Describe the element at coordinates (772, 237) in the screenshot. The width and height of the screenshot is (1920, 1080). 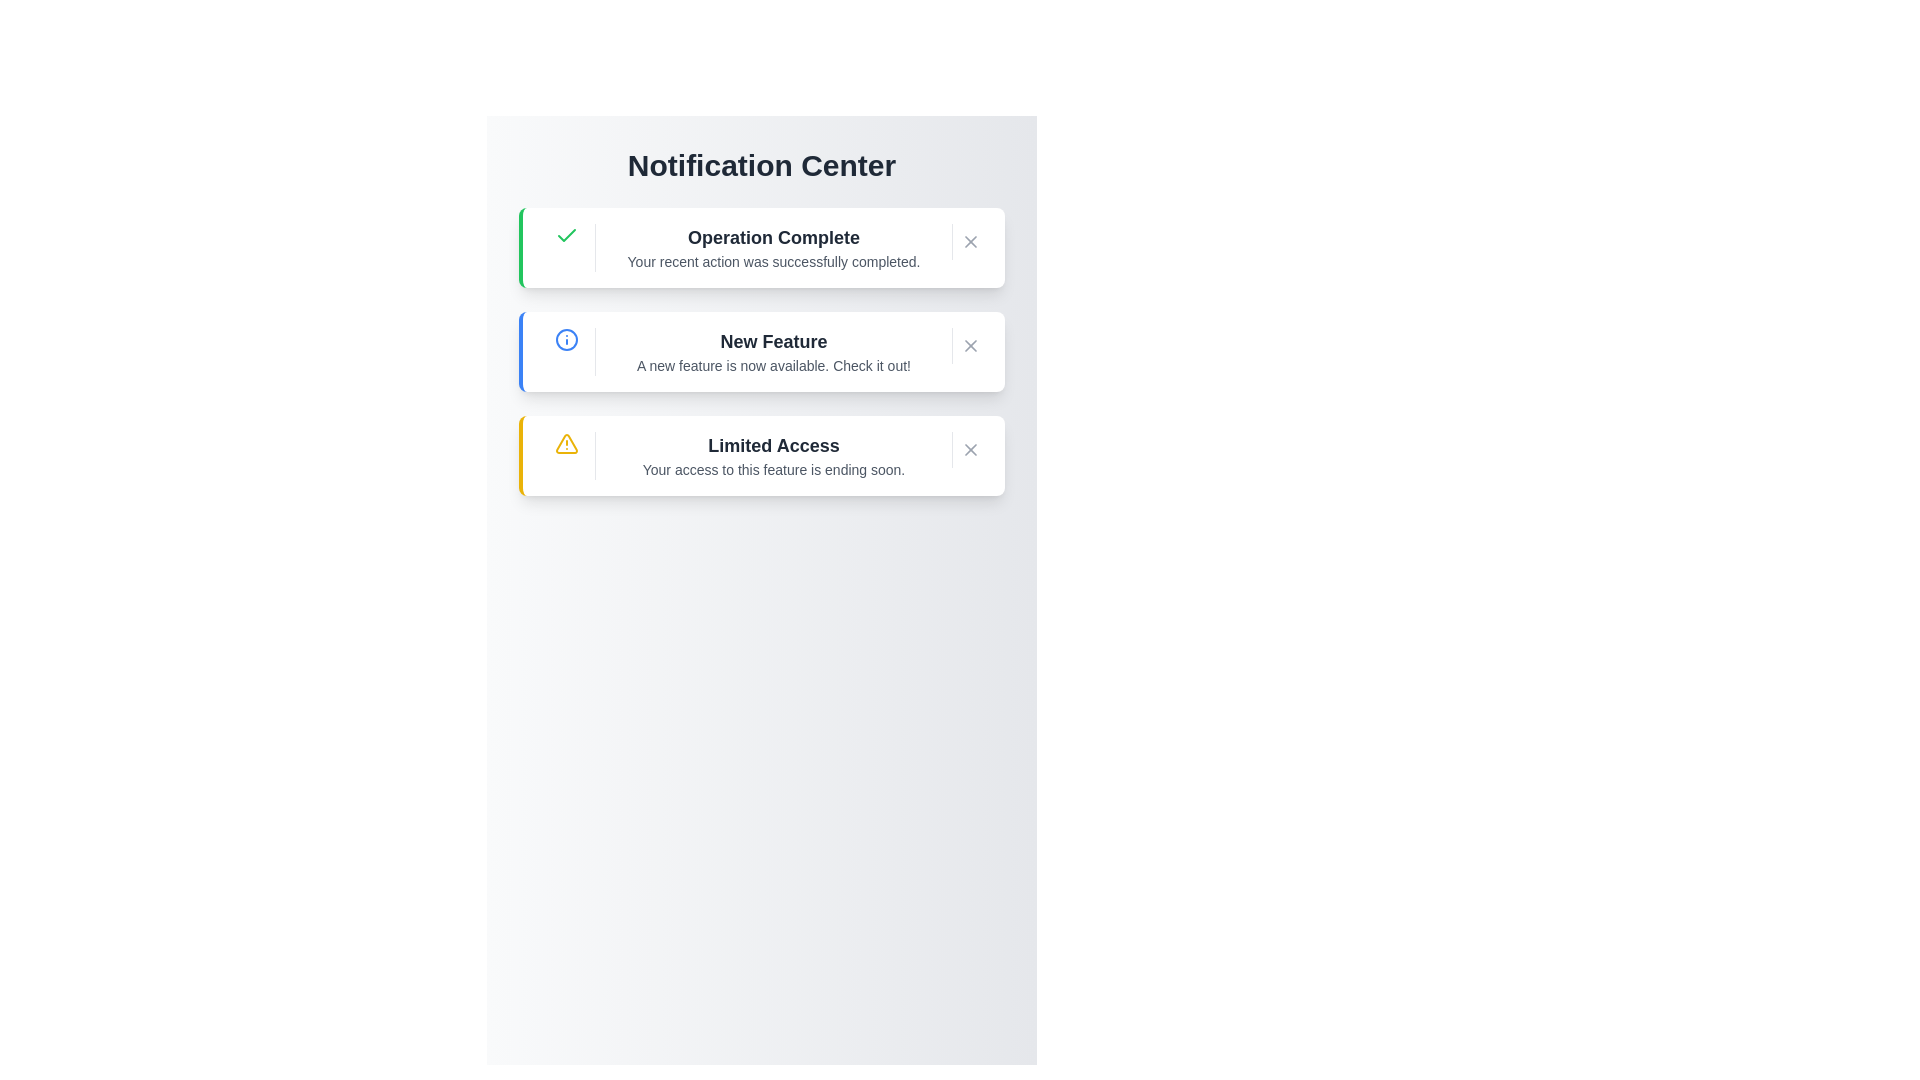
I see `the 'Operation Complete' text label, which is styled in bold and large font, indicating a successful operation in the Notification Center` at that location.